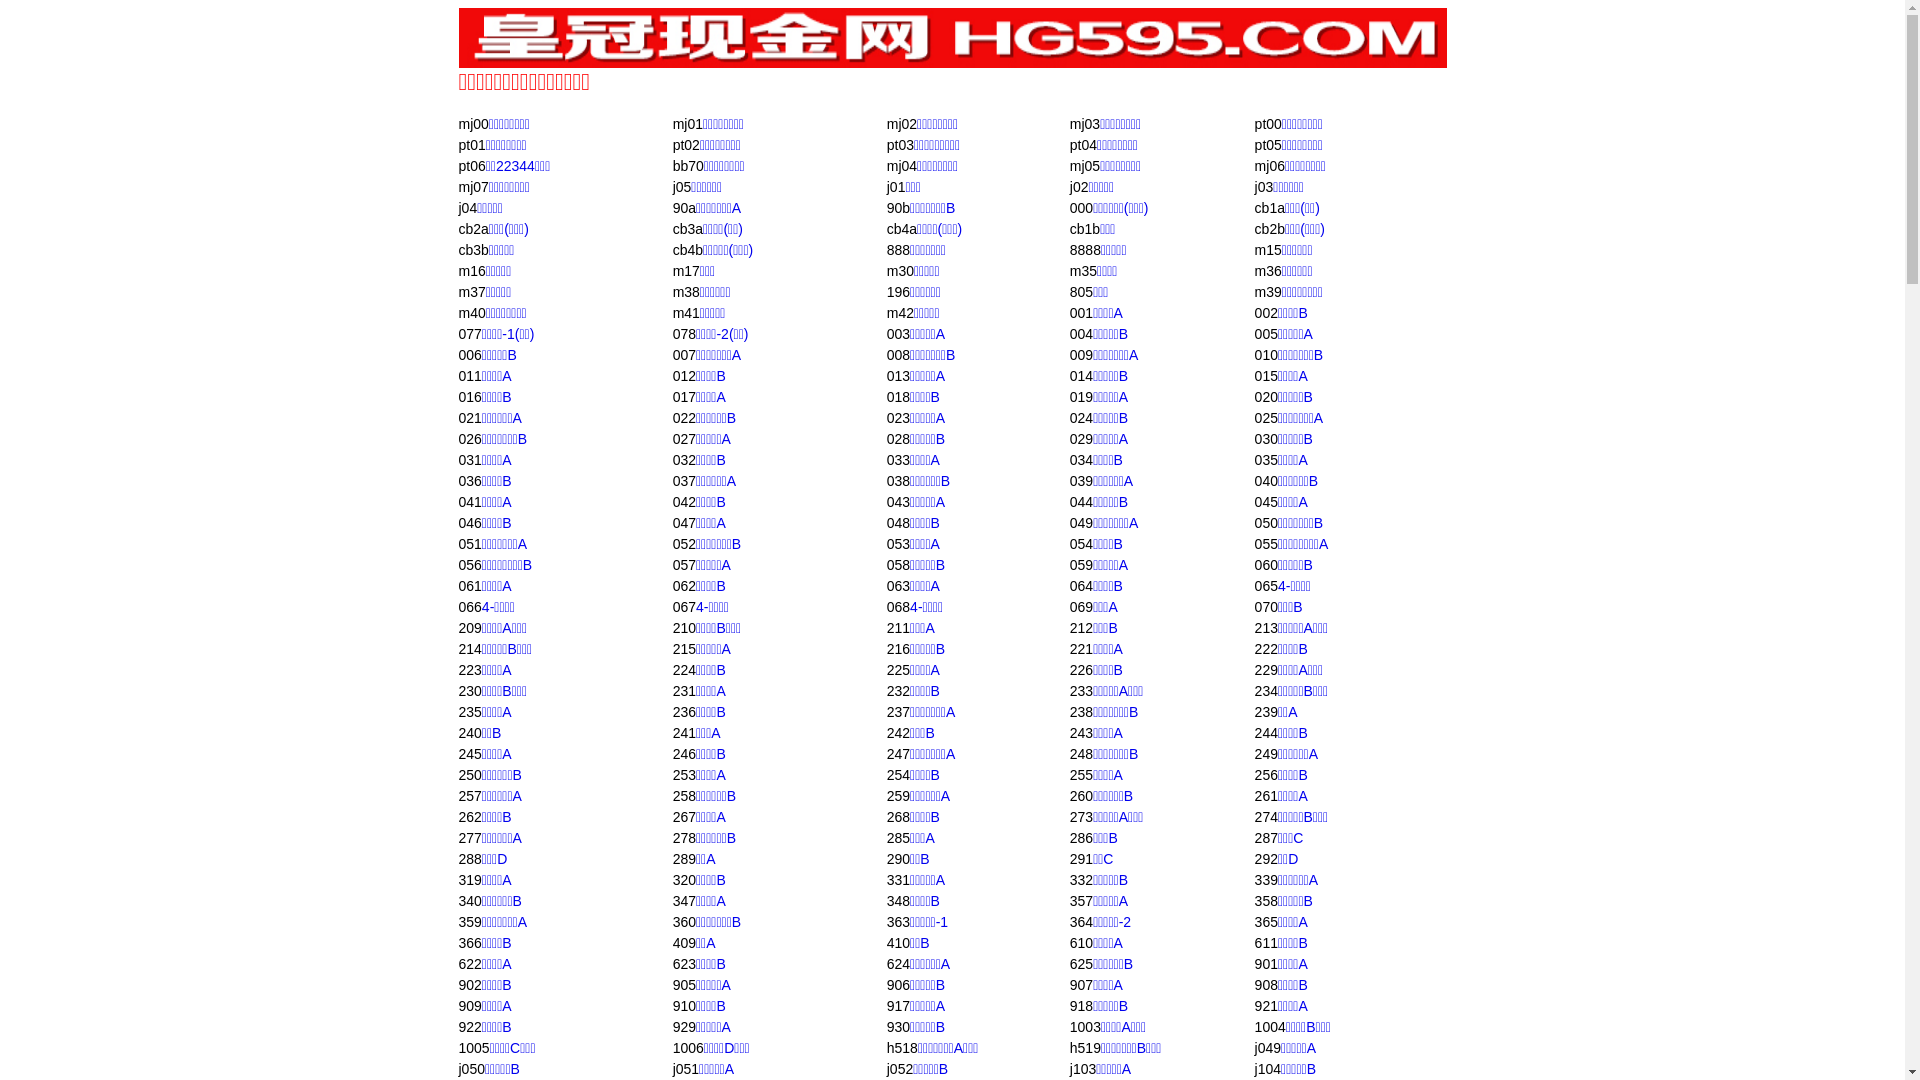 Image resolution: width=1920 pixels, height=1080 pixels. What do you see at coordinates (1253, 774) in the screenshot?
I see `'256'` at bounding box center [1253, 774].